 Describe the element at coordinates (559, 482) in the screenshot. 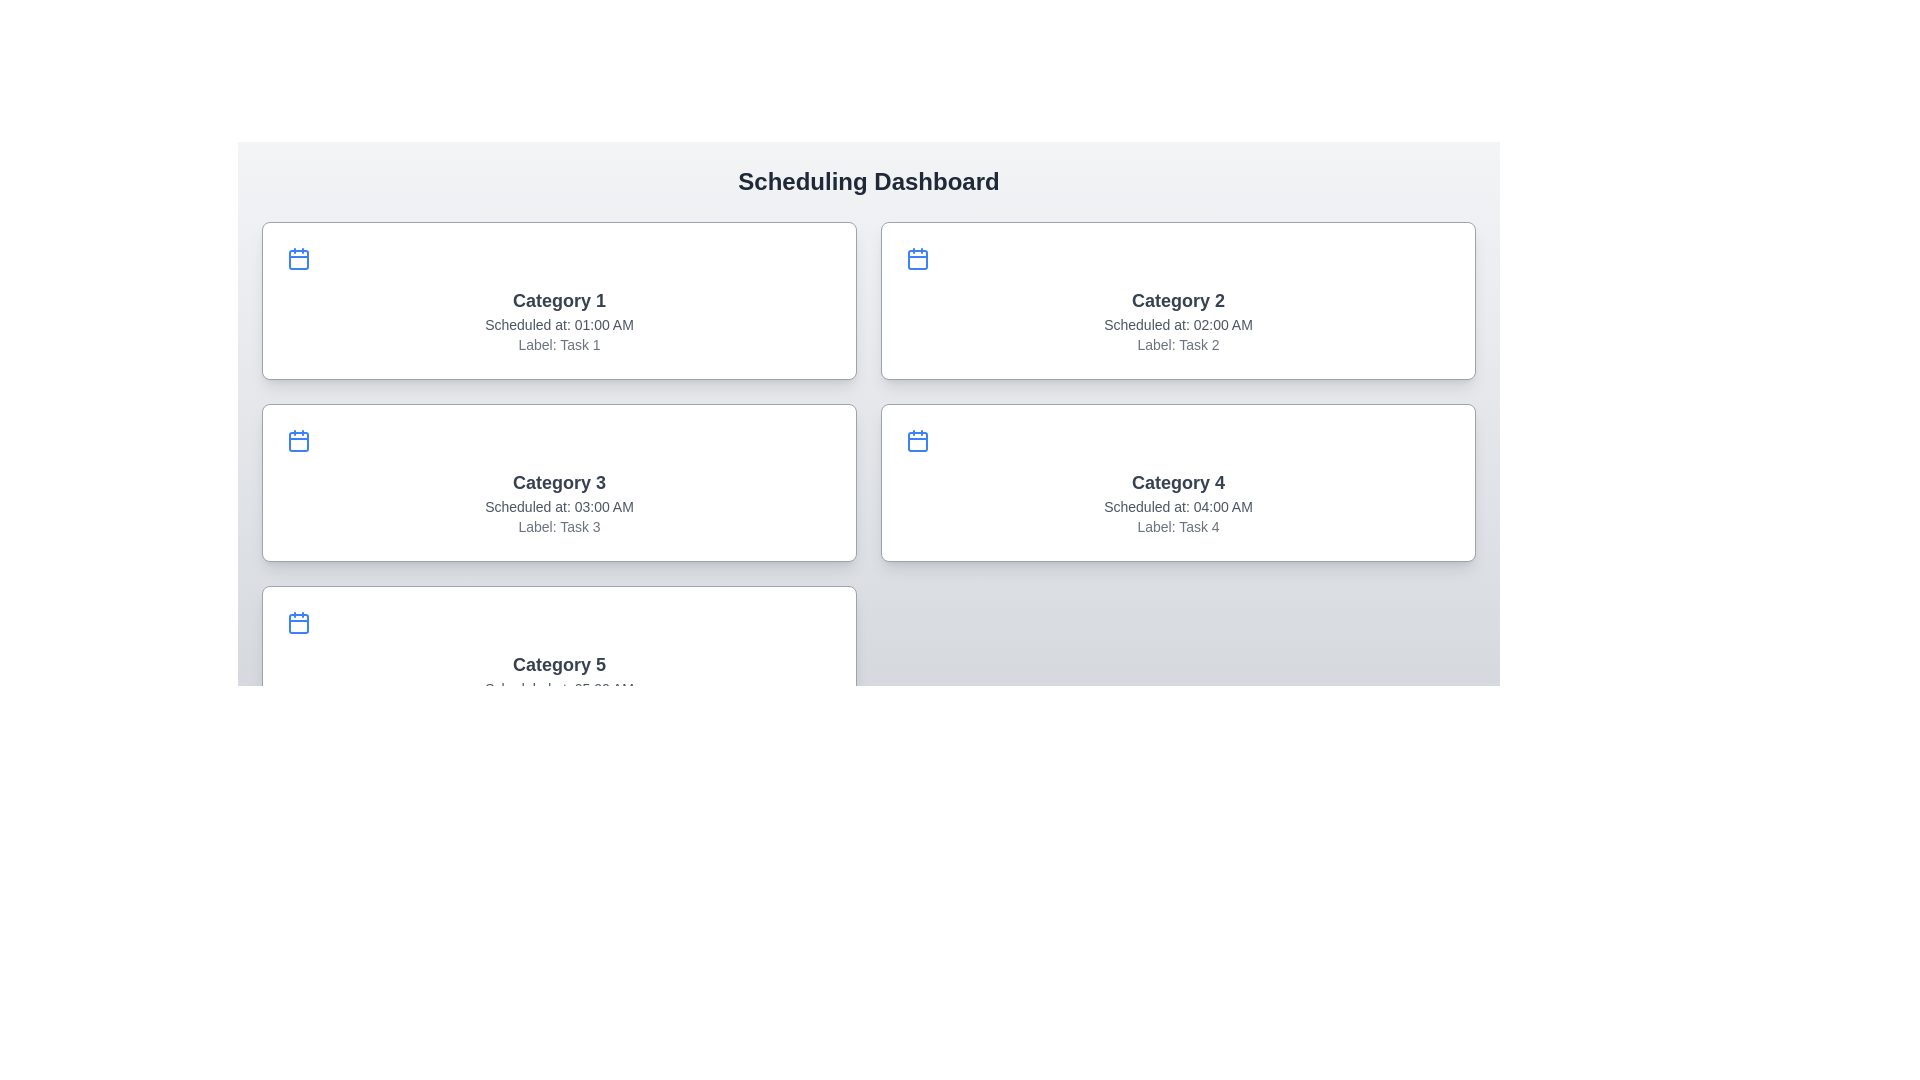

I see `the text component labeled 'Category 3' which is prominently displayed in dark gray above the 'Scheduled at: 03:00 AM' text on the Scheduling Dashboard` at that location.